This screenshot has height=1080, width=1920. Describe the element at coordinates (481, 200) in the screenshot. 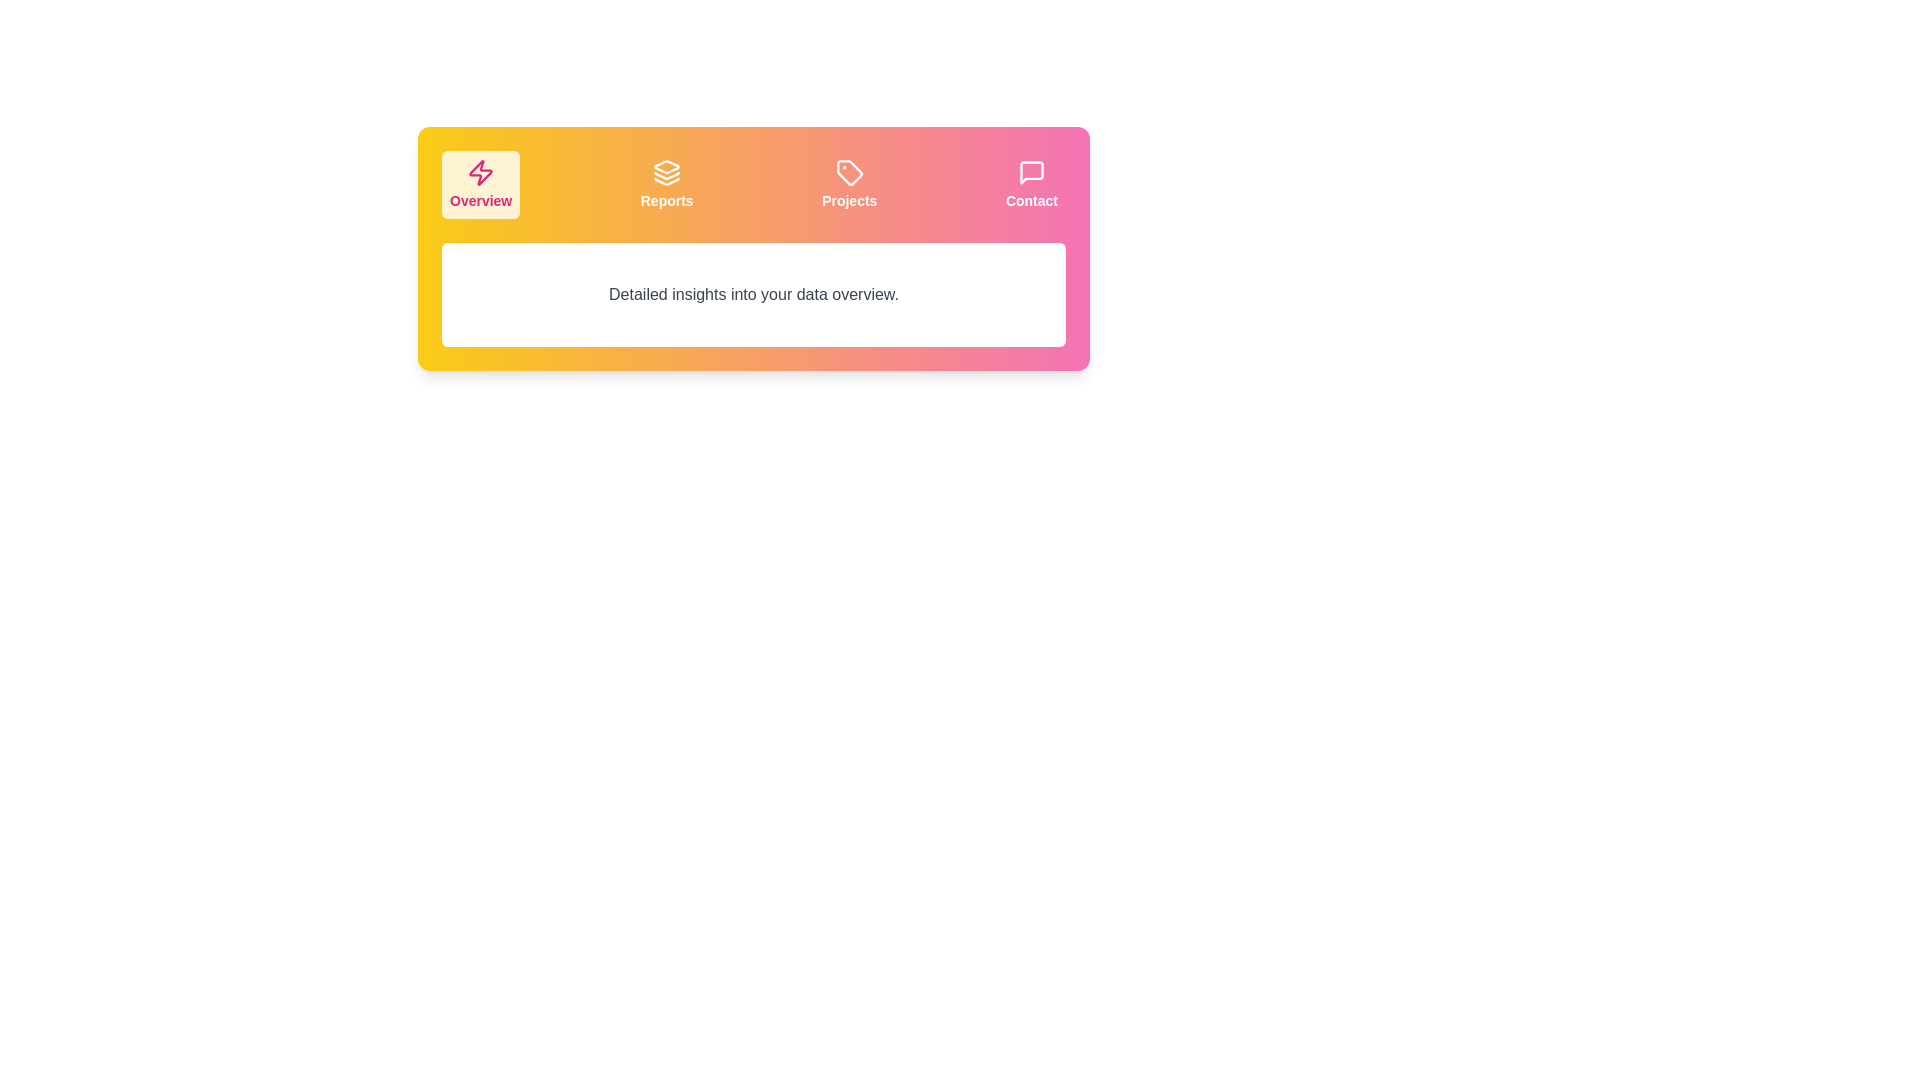

I see `the text label that describes the purpose of its section, located in the top-left corner of a rectangular section with a gradient orange-to-pink background` at that location.